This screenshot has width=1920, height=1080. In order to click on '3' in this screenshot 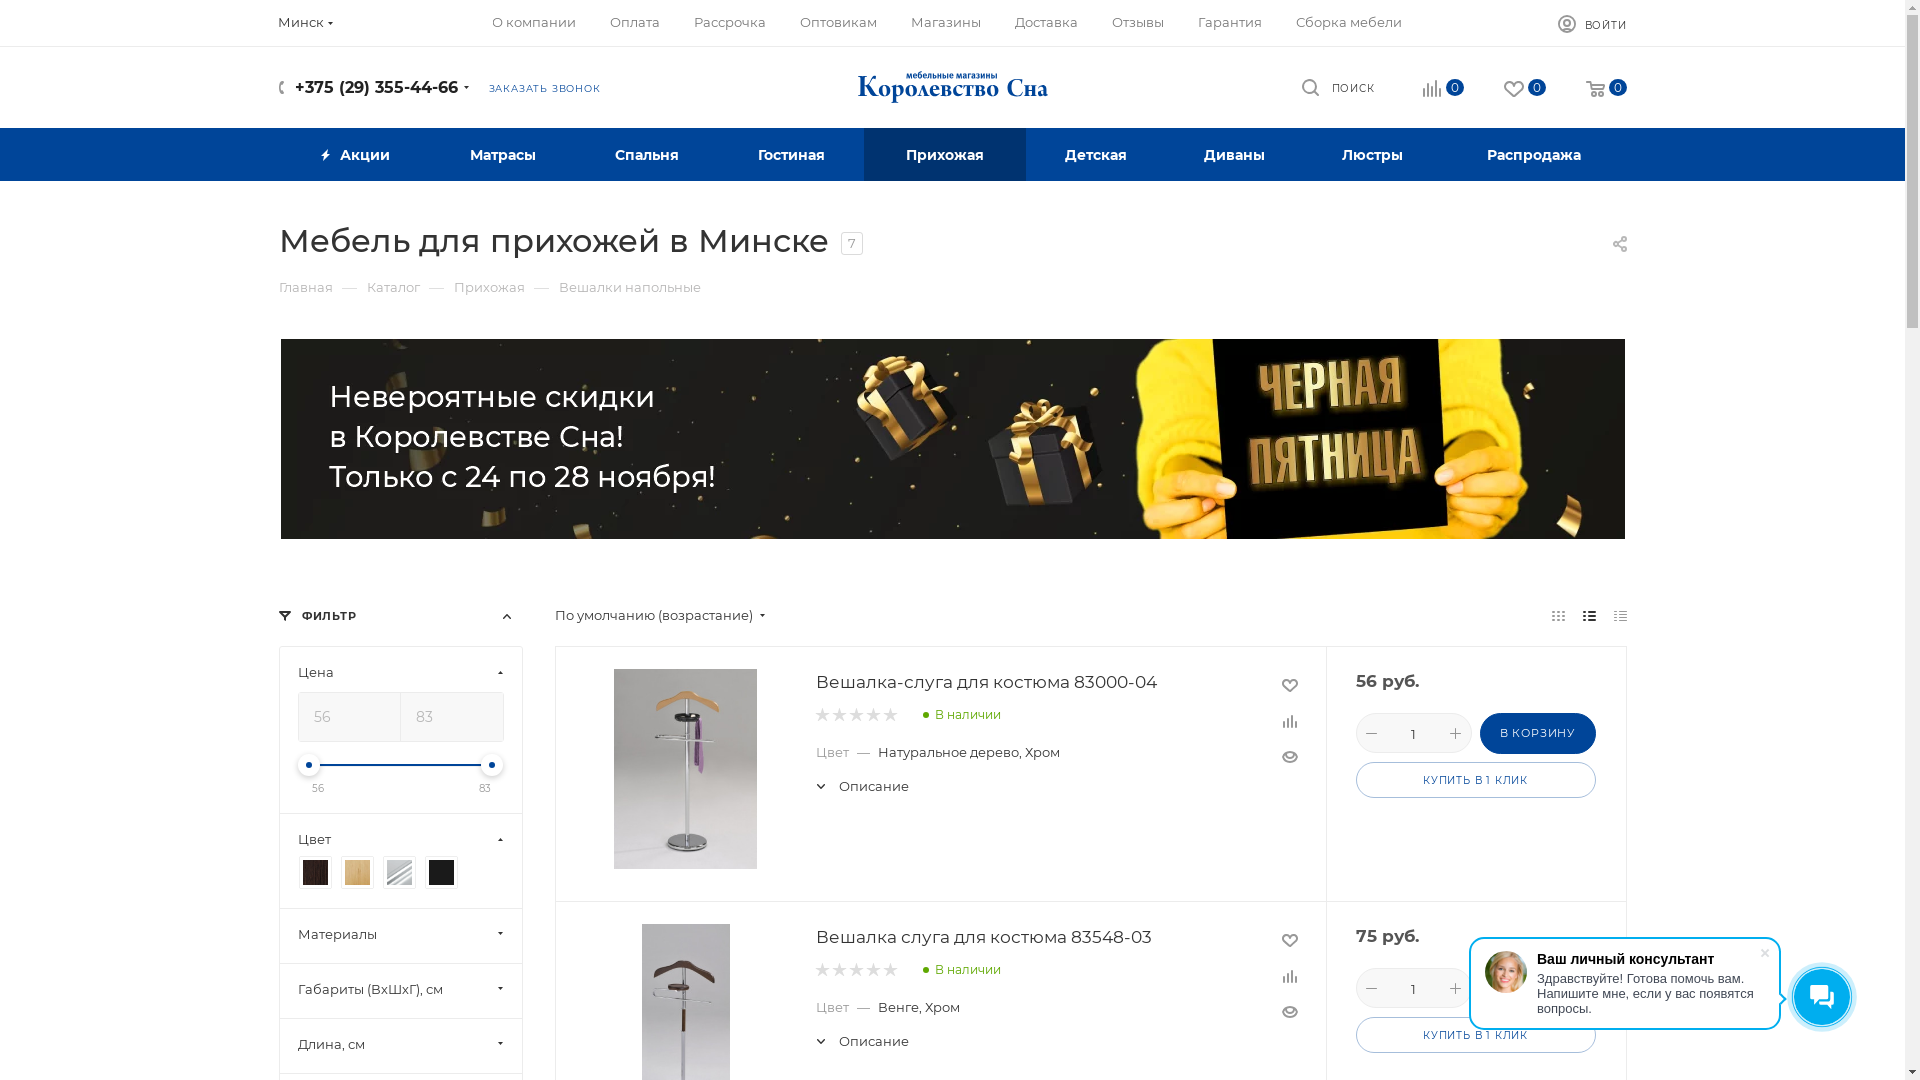, I will do `click(848, 714)`.